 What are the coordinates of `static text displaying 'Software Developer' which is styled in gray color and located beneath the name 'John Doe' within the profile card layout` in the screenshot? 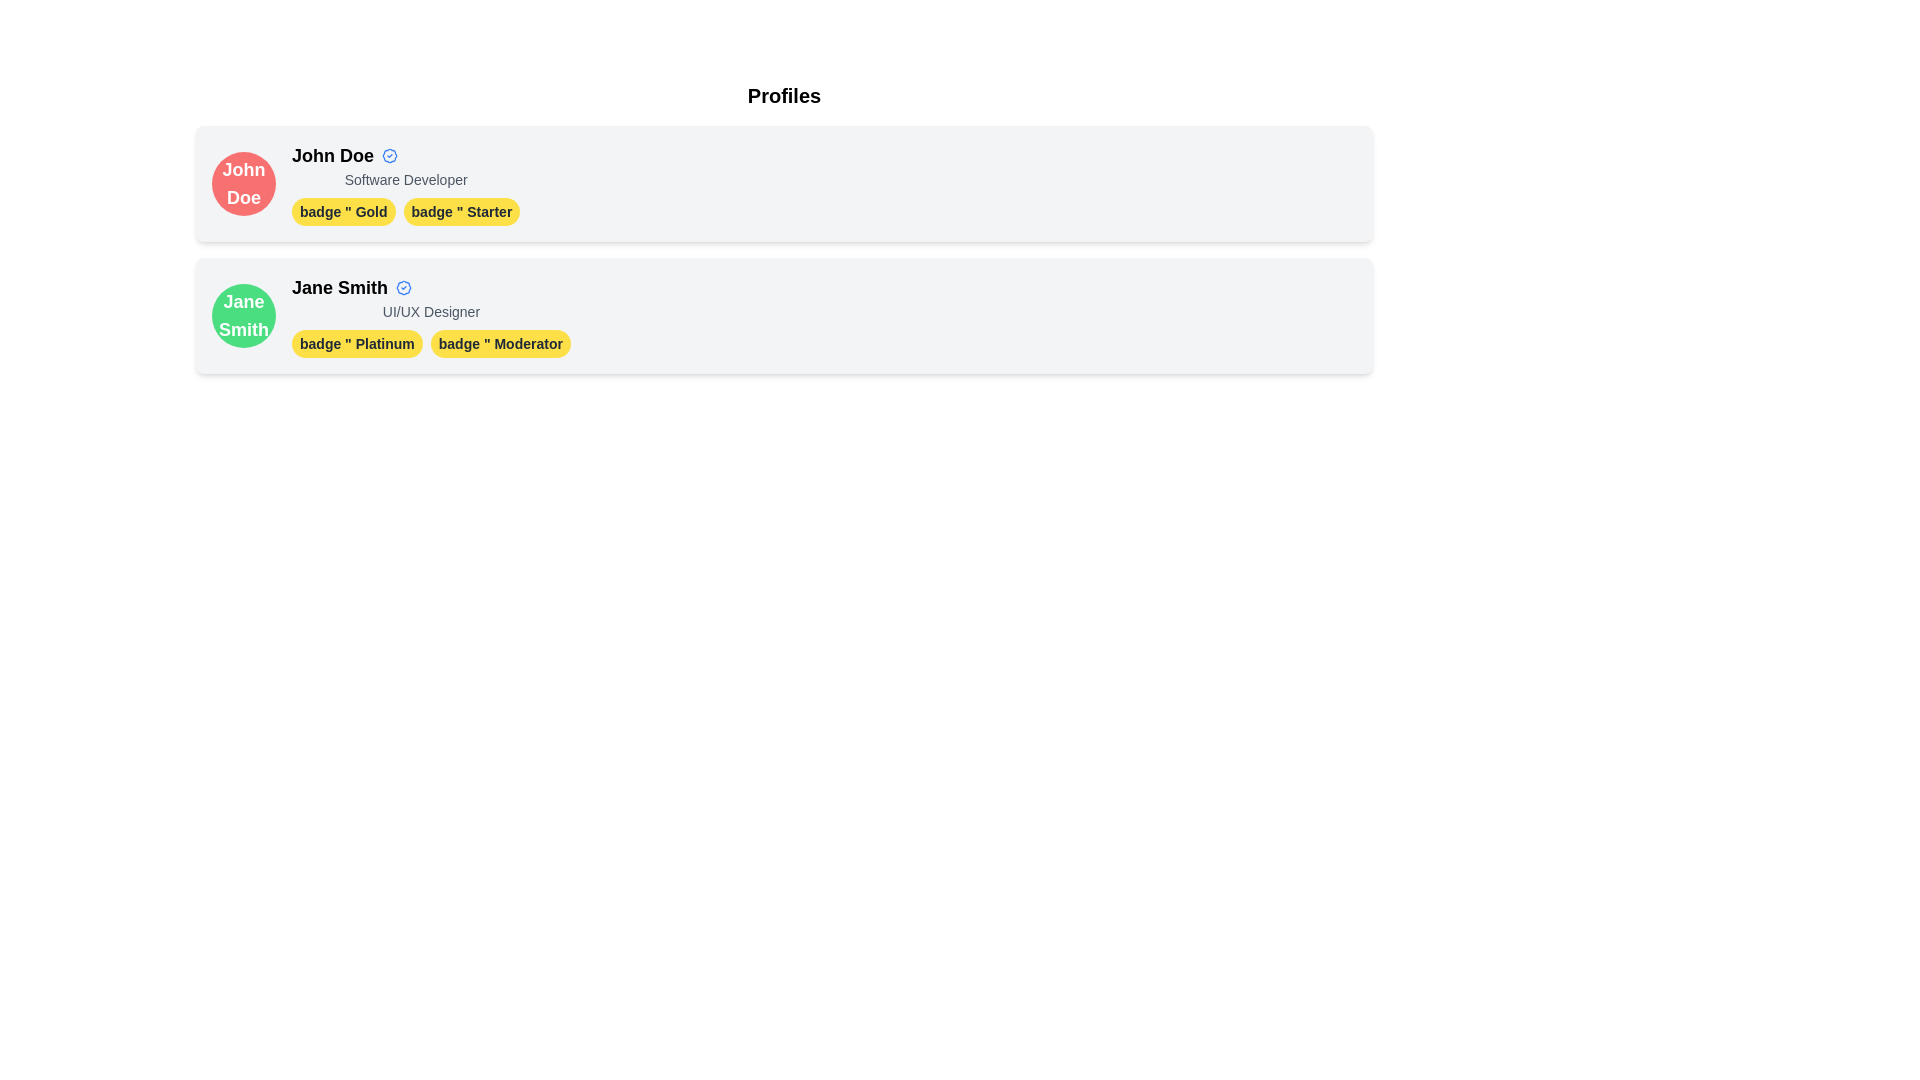 It's located at (405, 180).